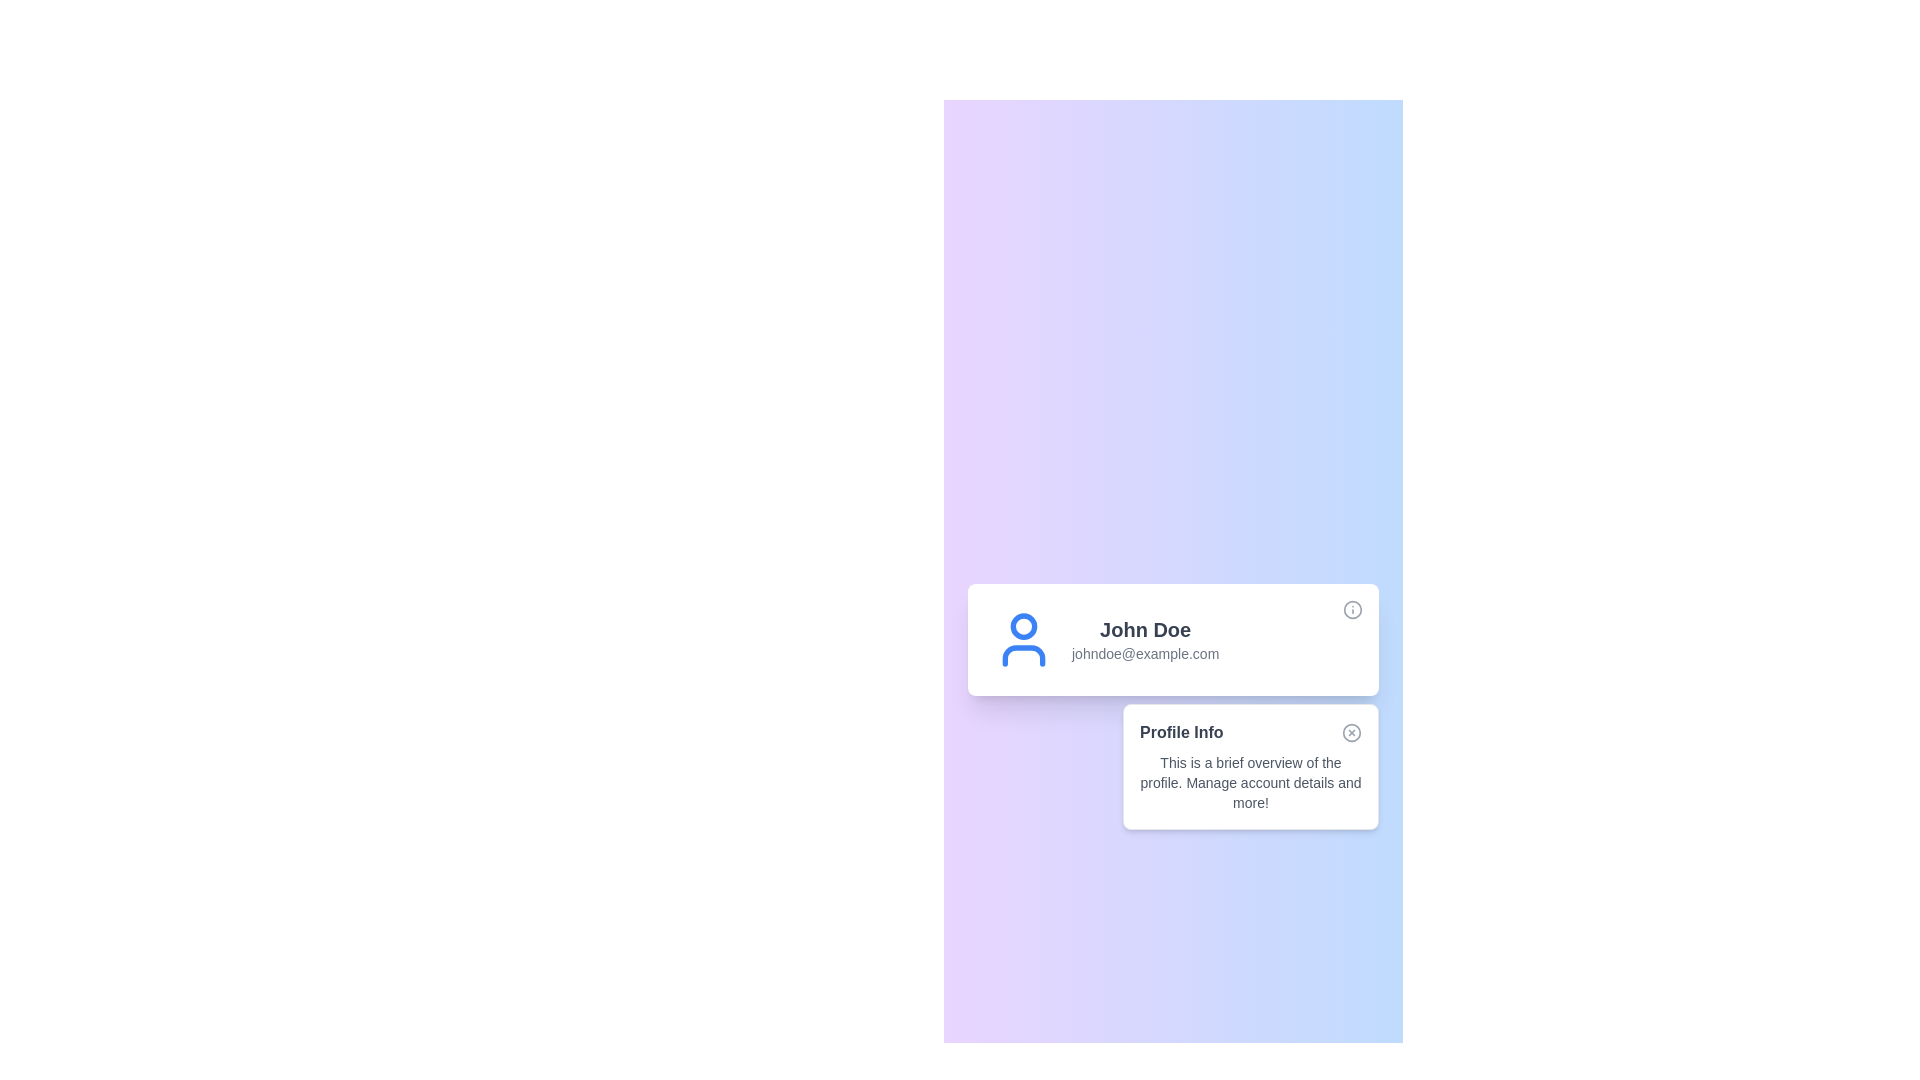  I want to click on the dismiss icon (circle within an SVG) located at the top-right corner of the 'Profile Info' card to trigger the dismiss functionality, so click(1352, 732).